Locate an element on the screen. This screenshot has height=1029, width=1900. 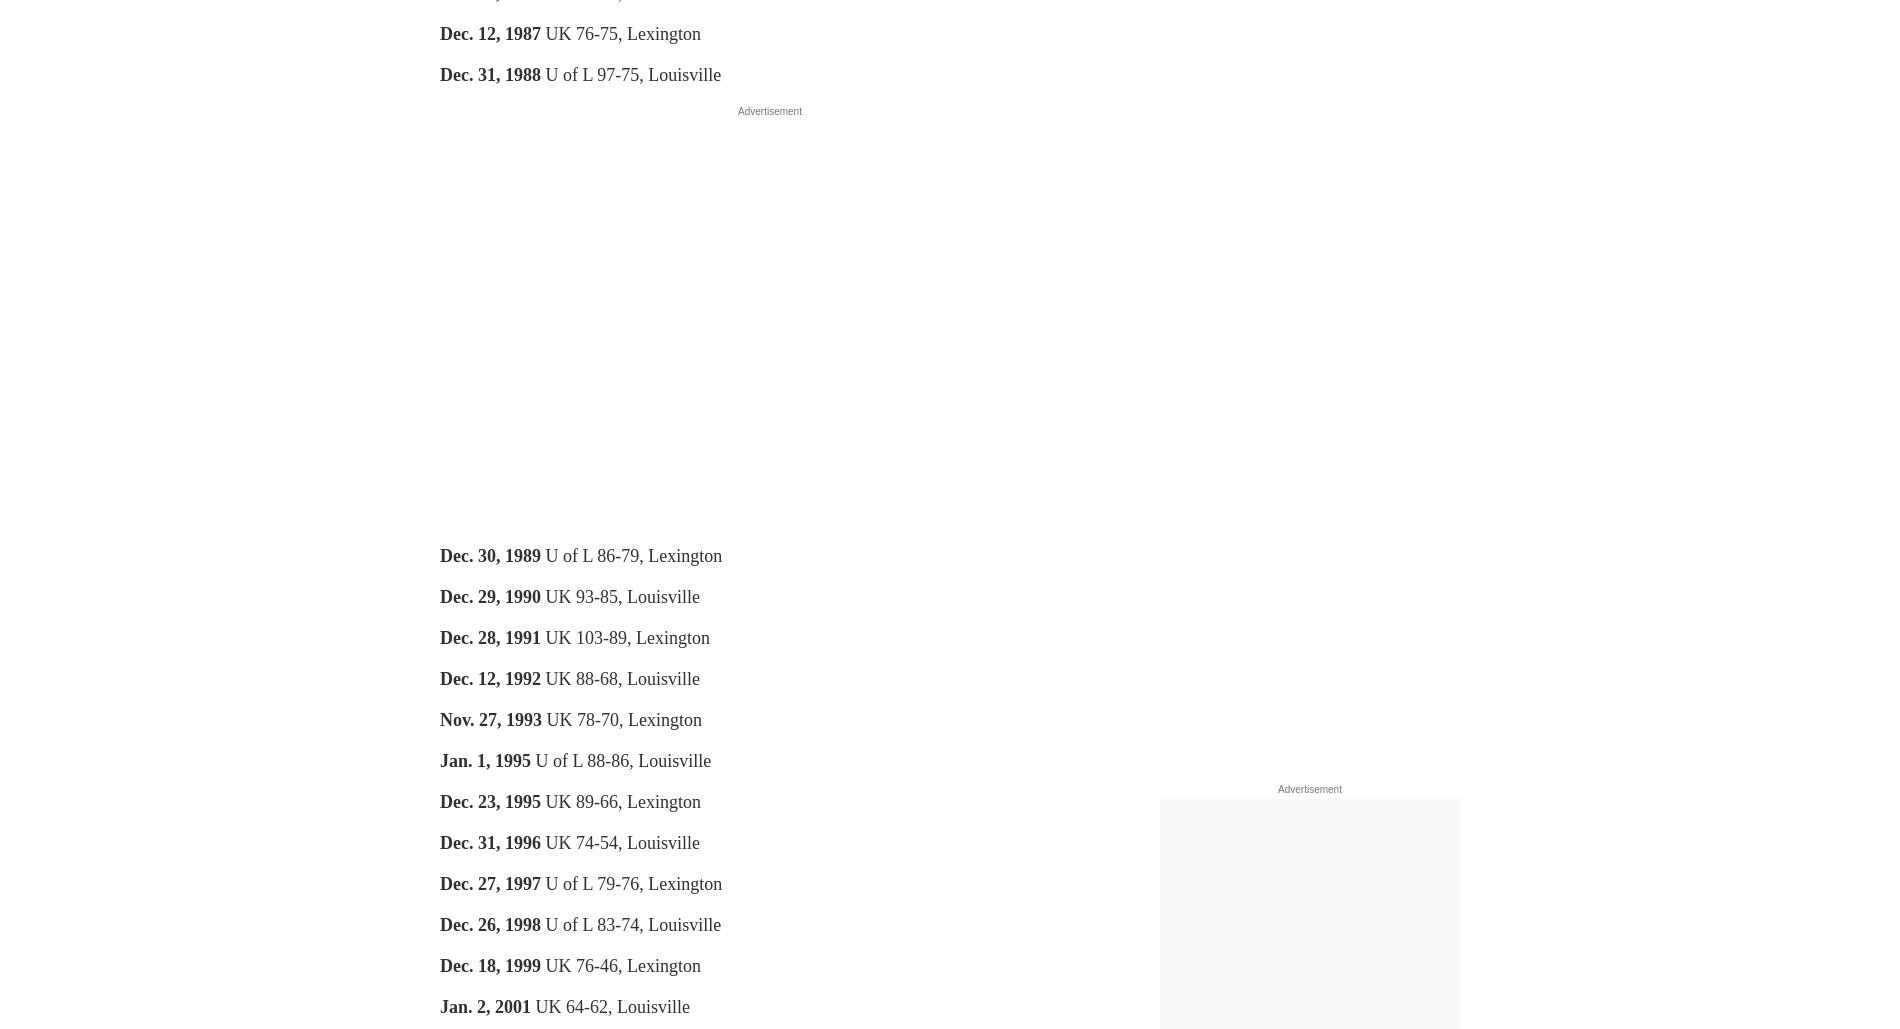
'U of L 88-86, Louisville' is located at coordinates (620, 761).